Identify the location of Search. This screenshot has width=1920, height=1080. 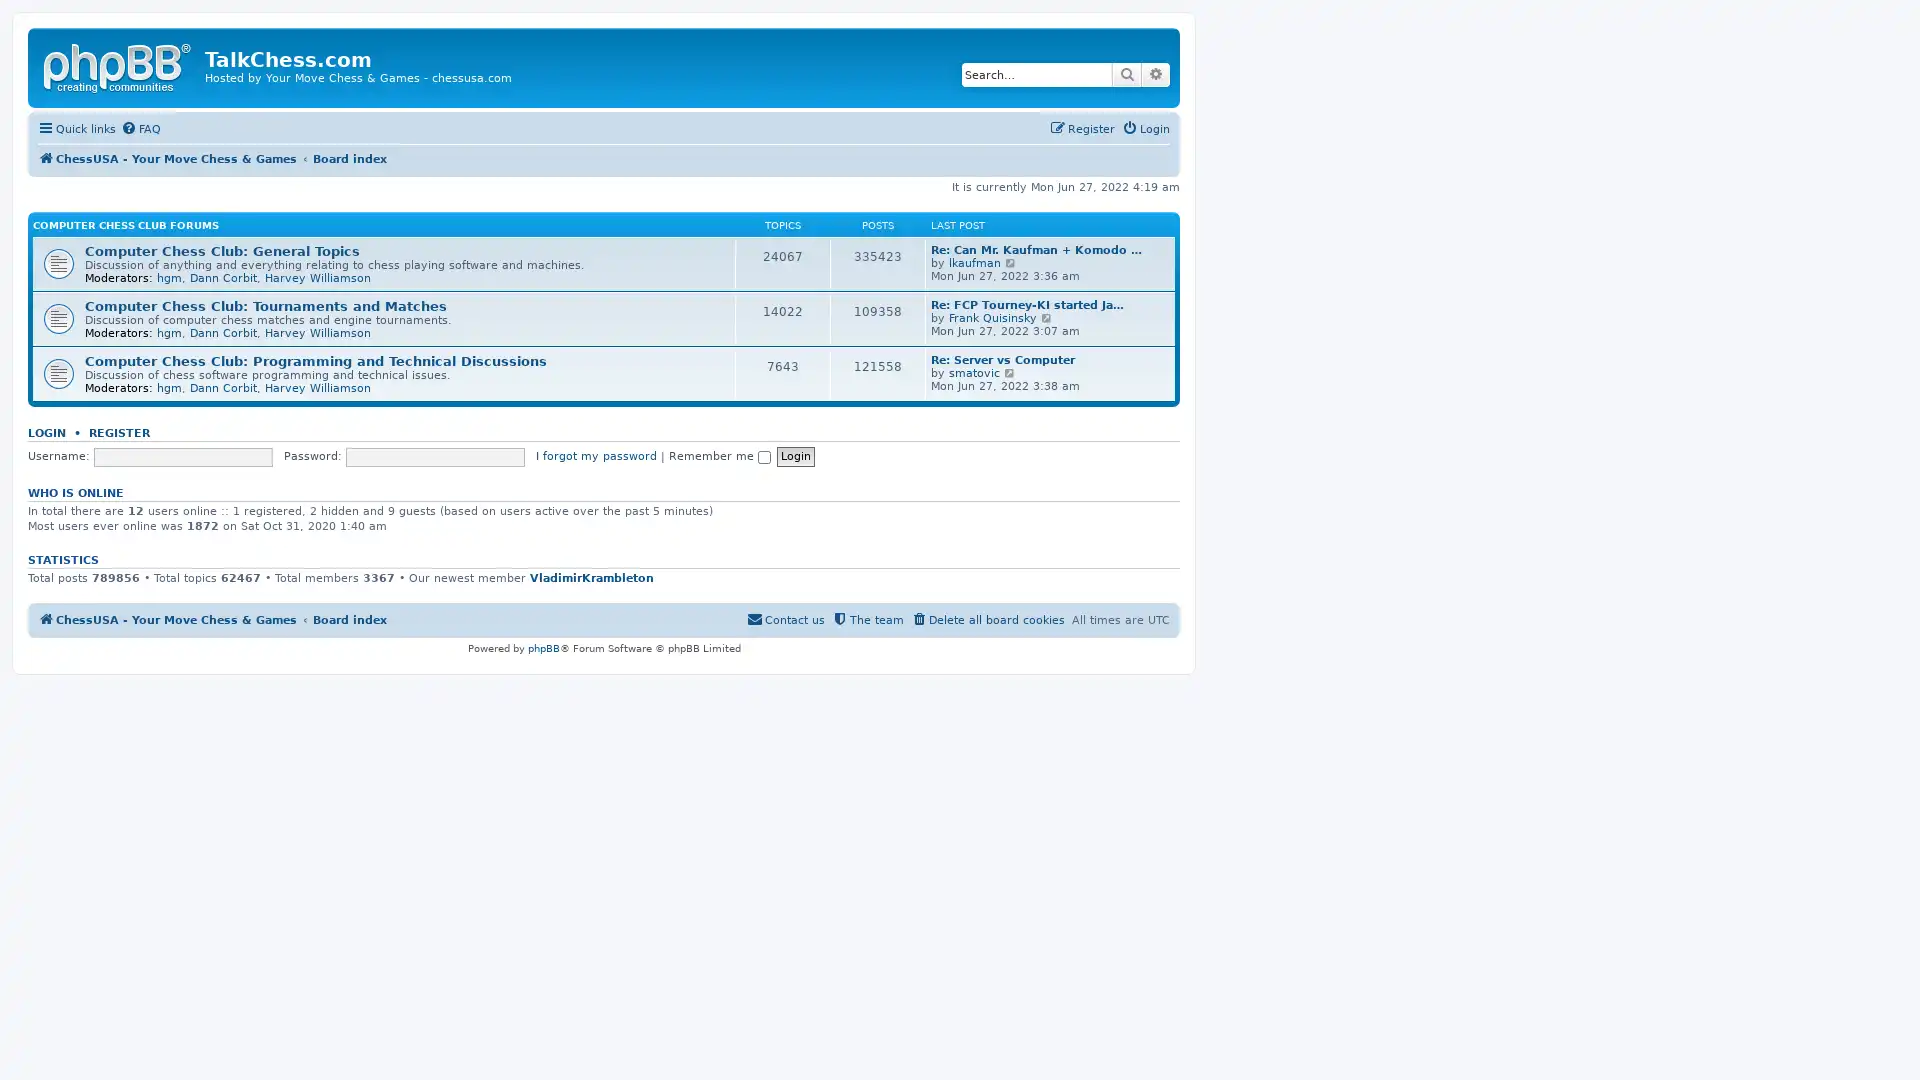
(1127, 73).